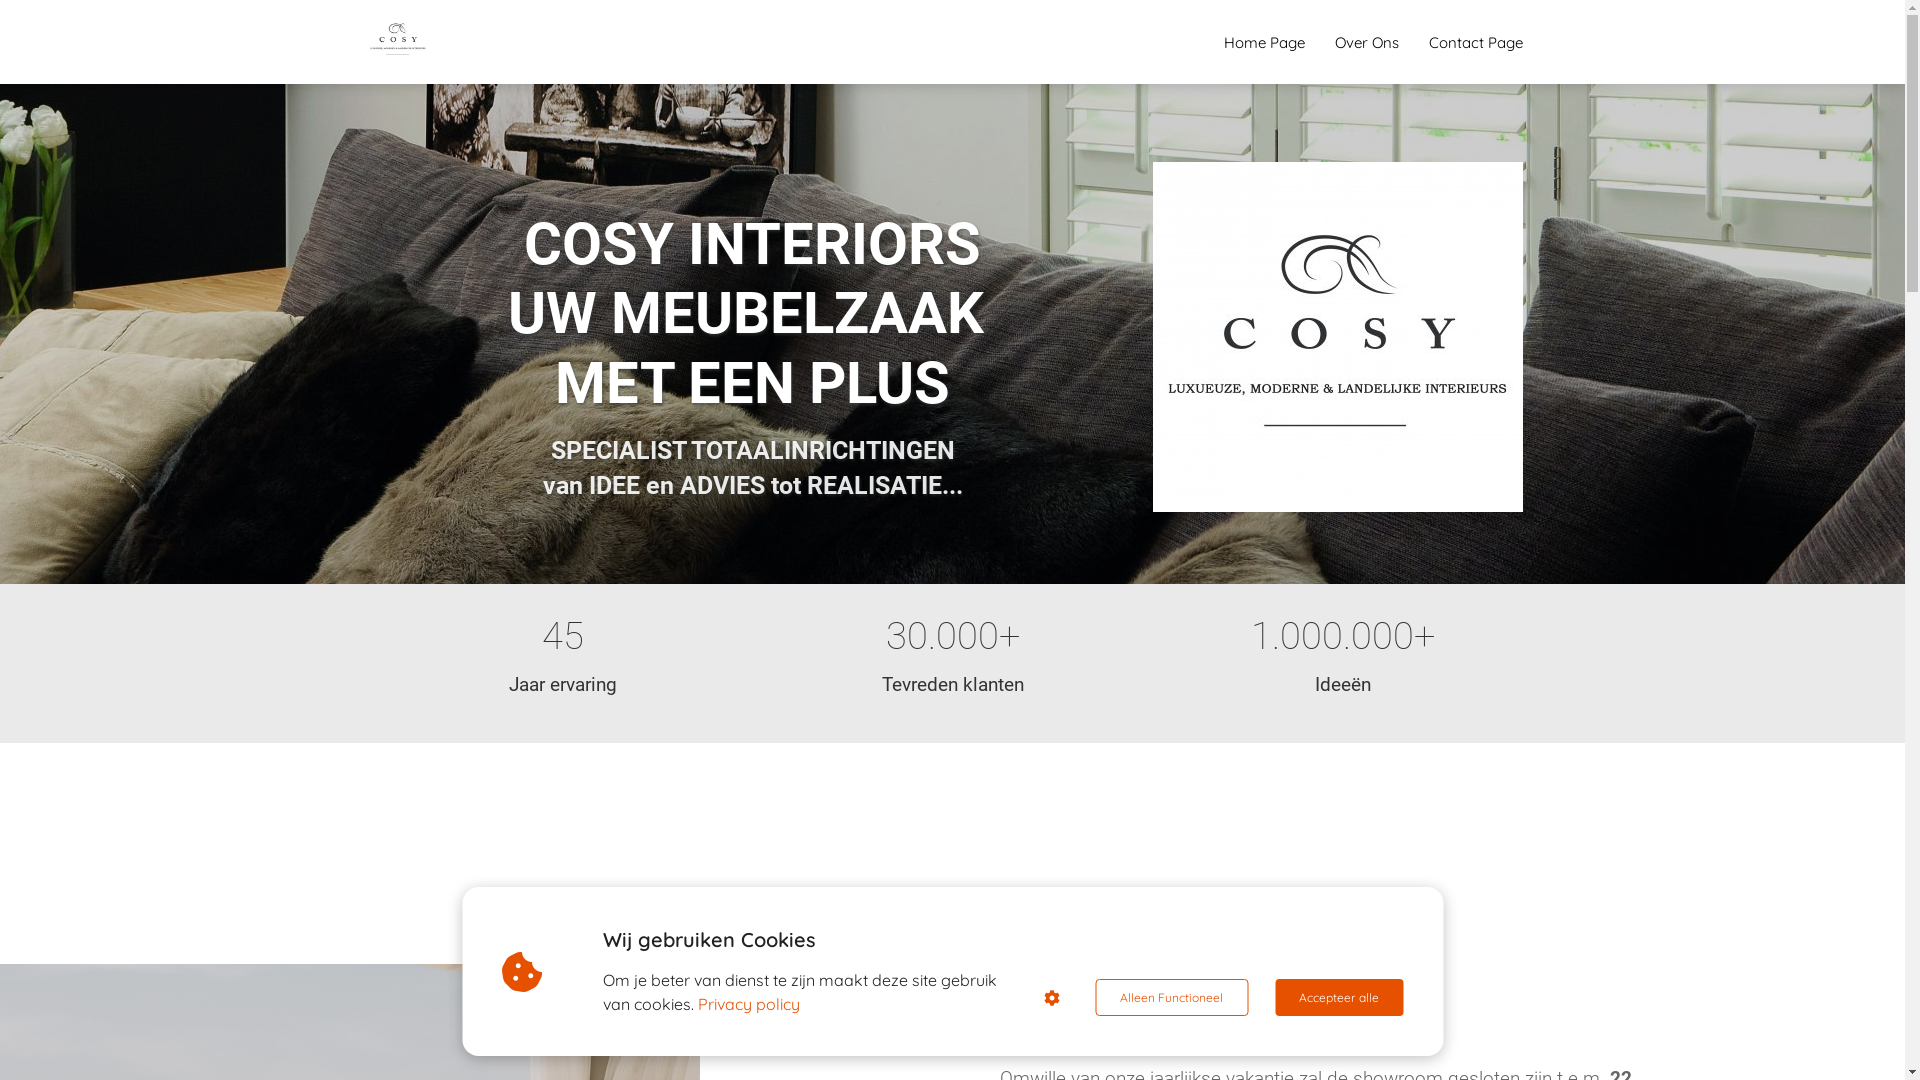 This screenshot has width=1920, height=1080. What do you see at coordinates (697, 1003) in the screenshot?
I see `'Privacy policy'` at bounding box center [697, 1003].